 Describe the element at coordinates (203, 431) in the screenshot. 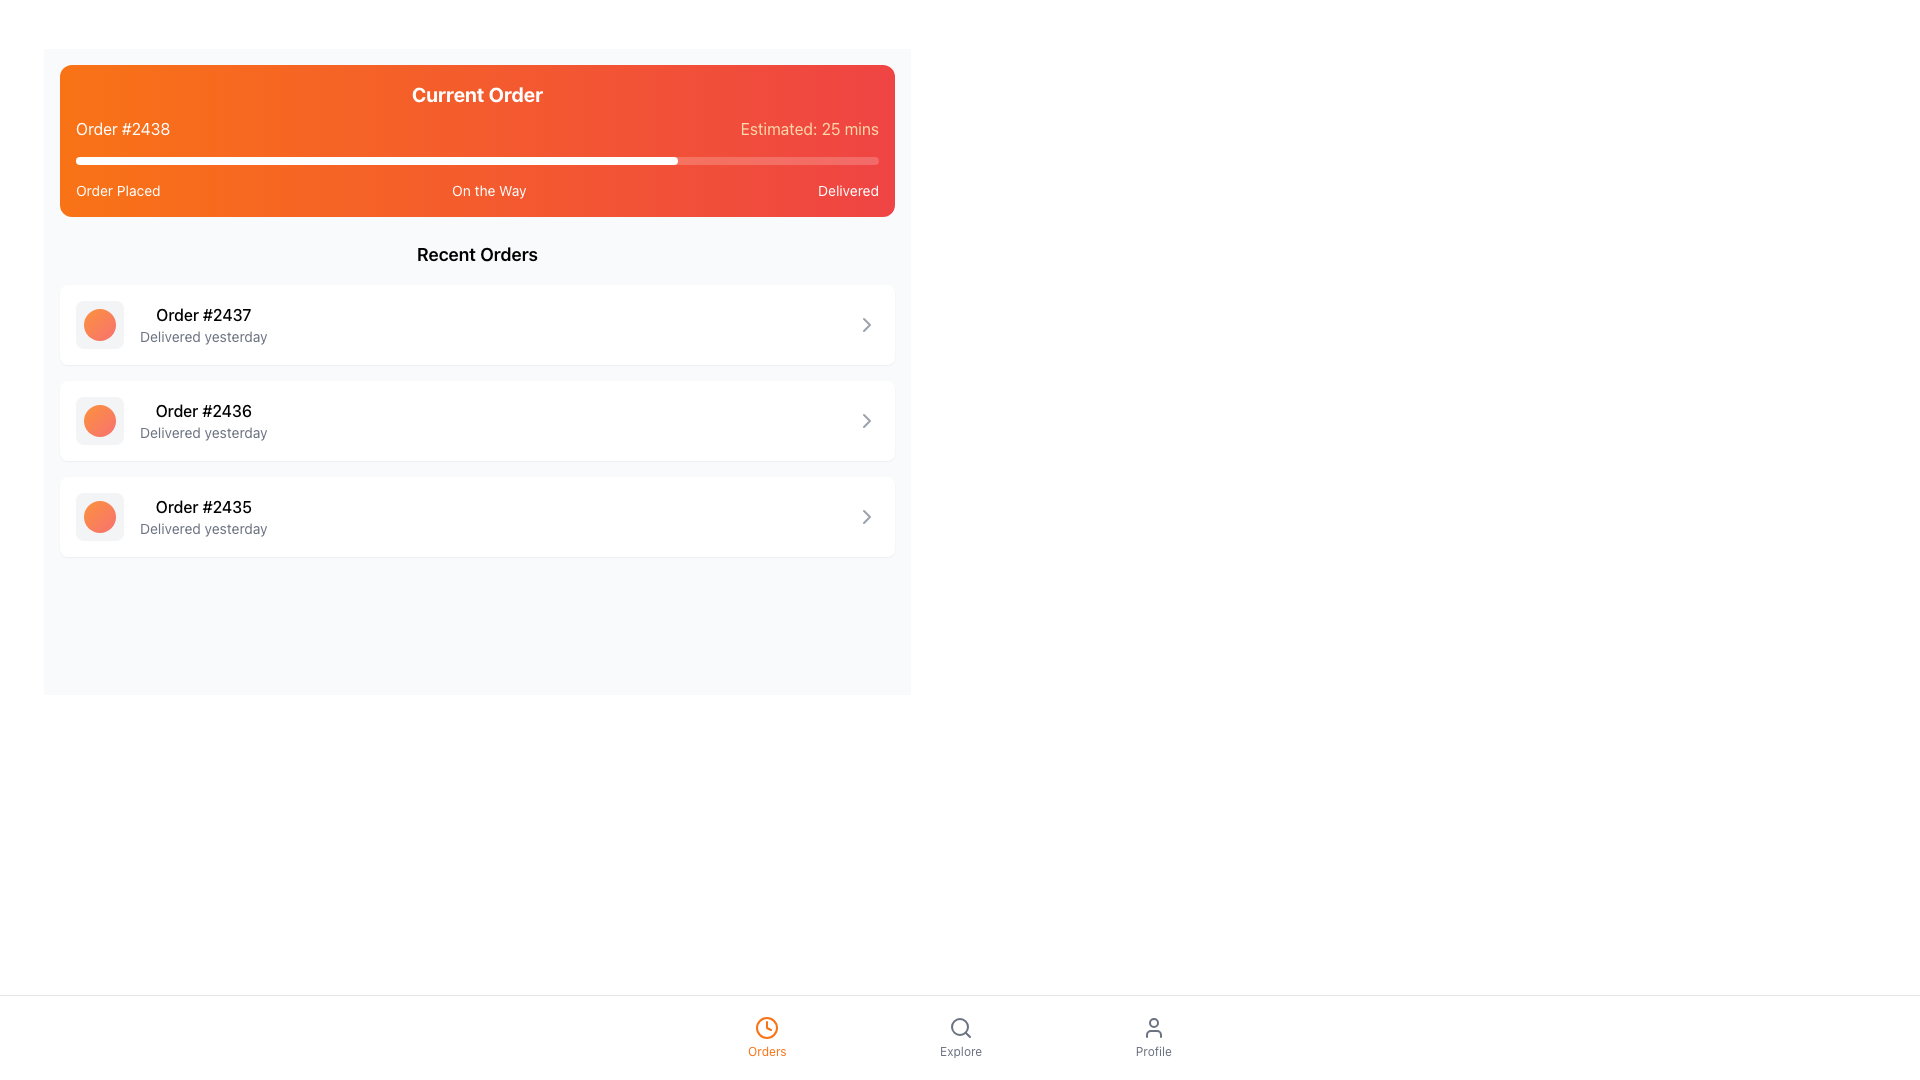

I see `text content of the label displaying 'Delivered yesterday', which is located directly below the 'Order #2436' label in the Recent Orders section` at that location.